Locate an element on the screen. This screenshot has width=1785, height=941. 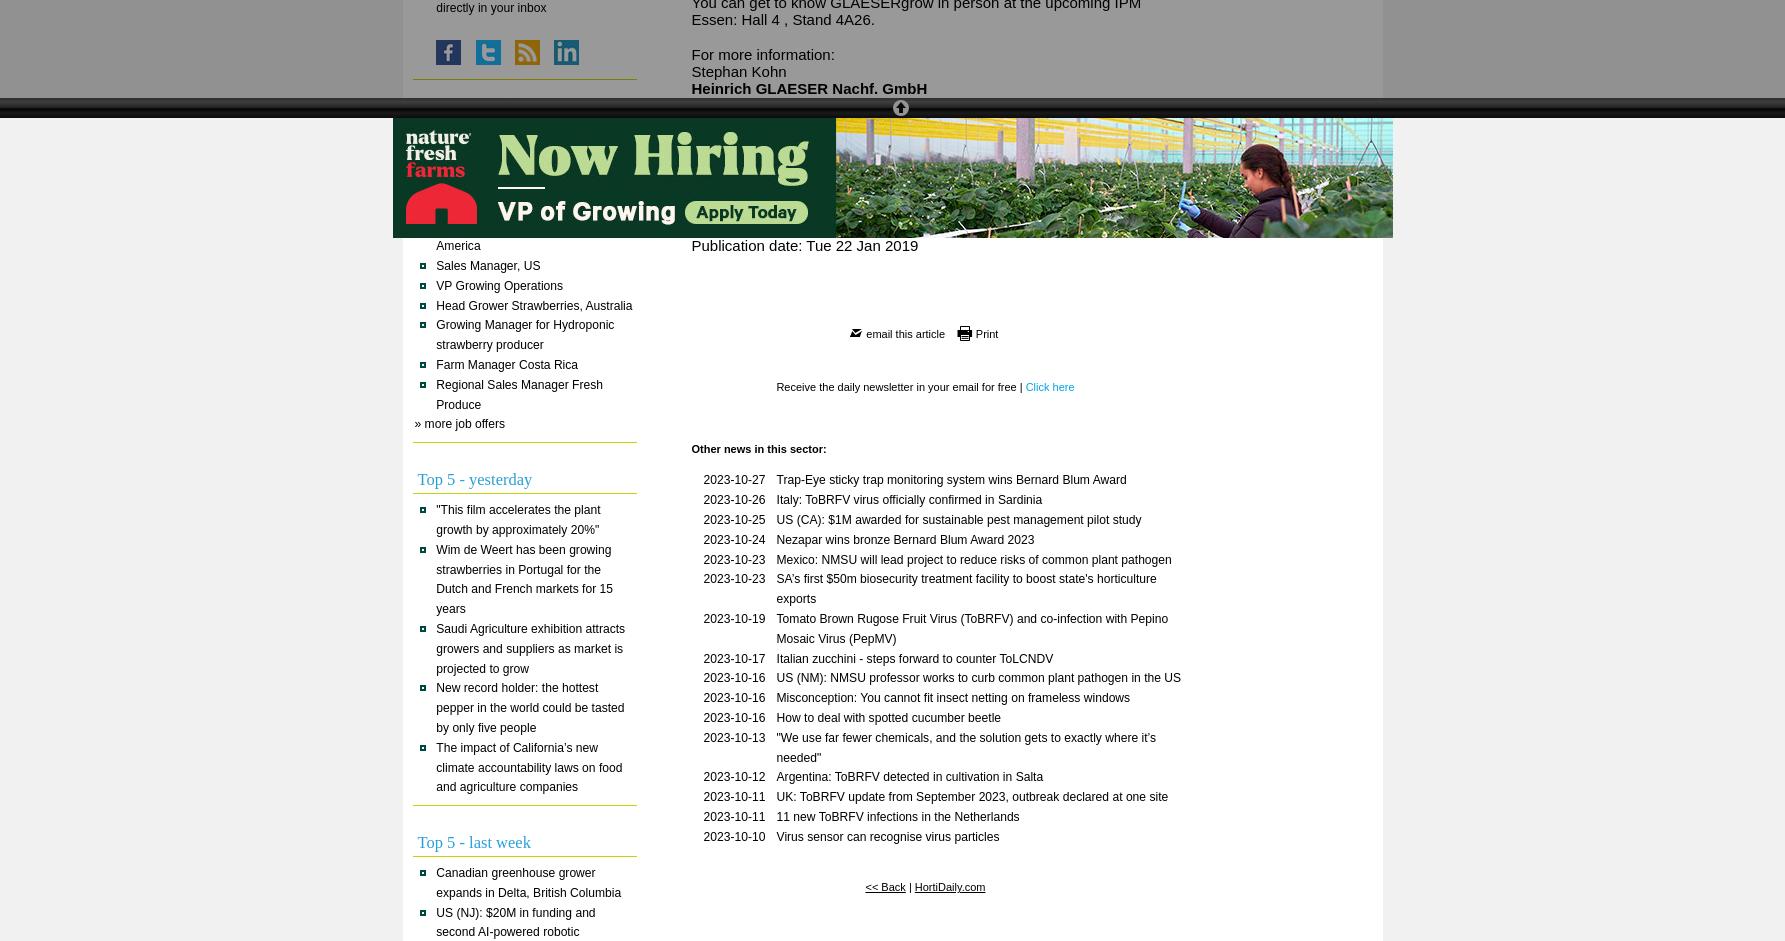
'Click here' is located at coordinates (1049, 385).